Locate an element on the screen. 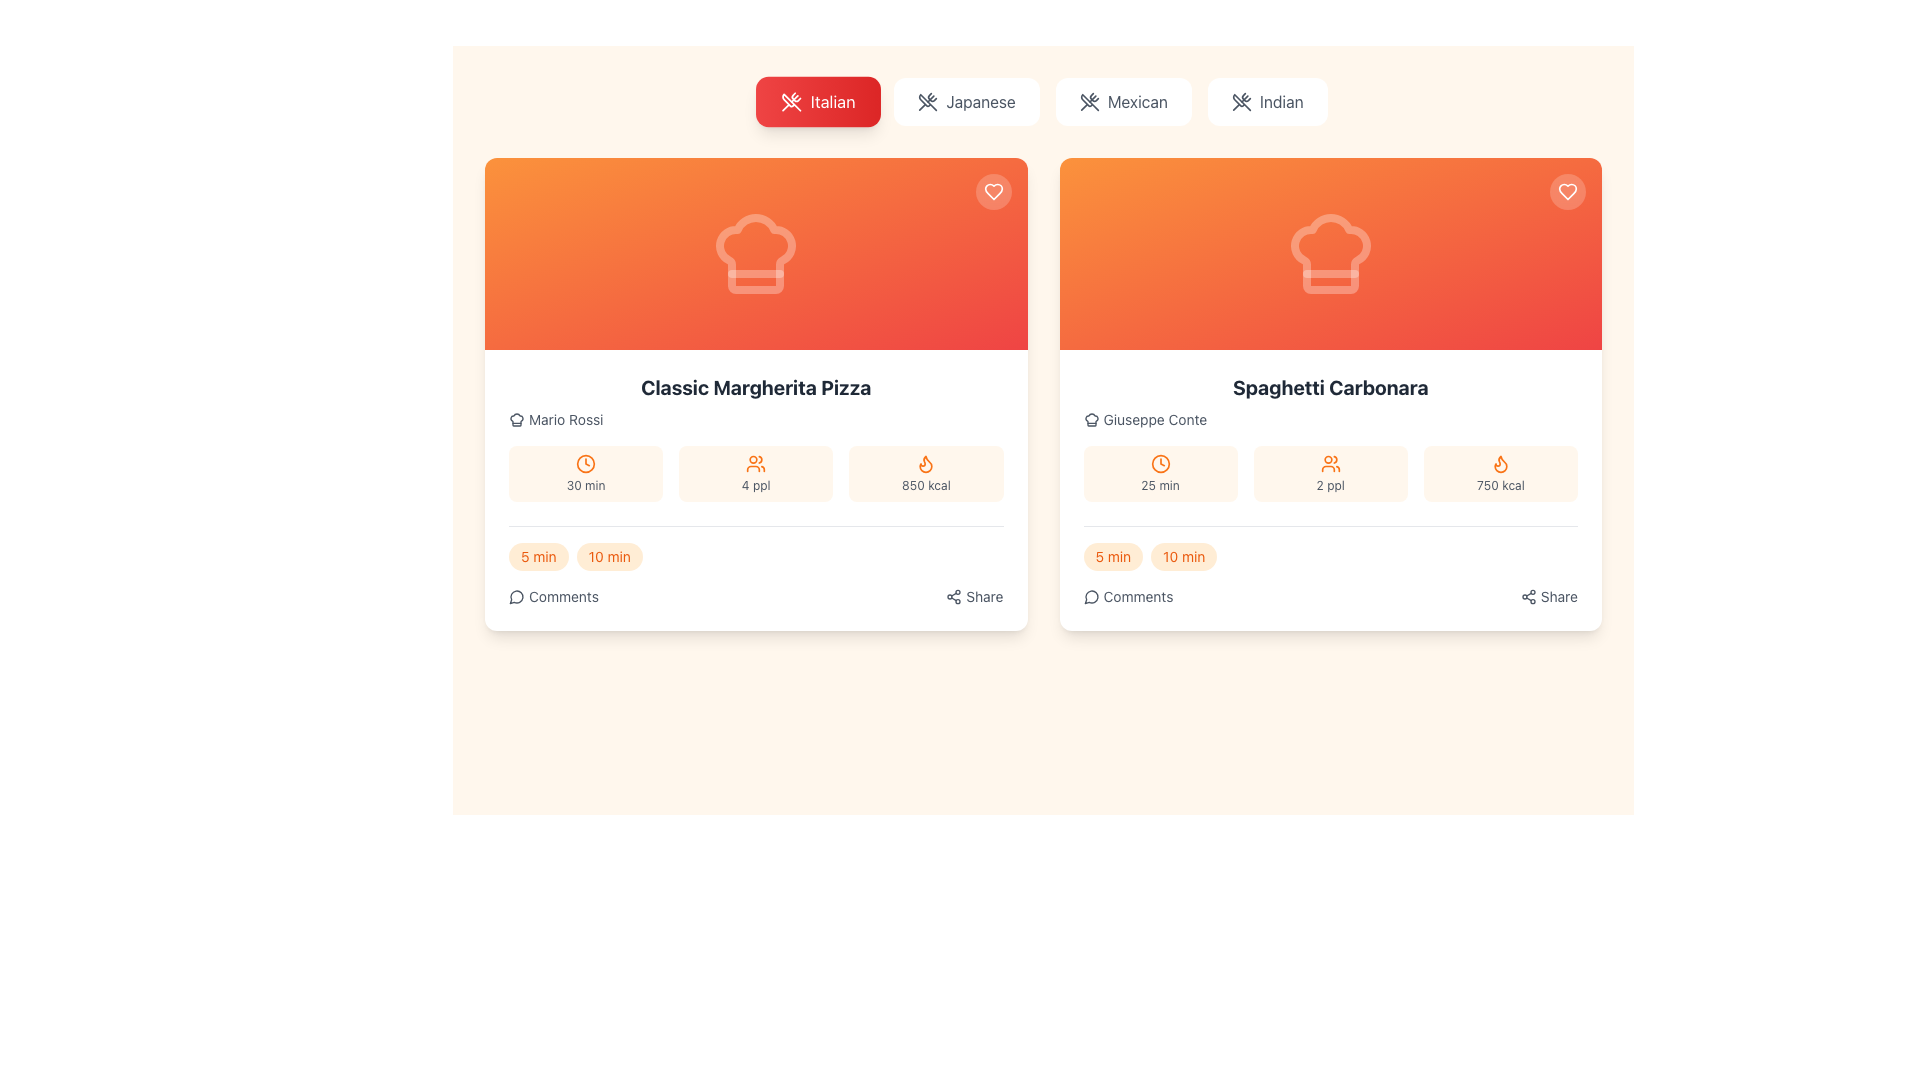 The height and width of the screenshot is (1080, 1920). displayed time information from the Text with icon indicator that features an orange circular clock icon and the text '25 min' below it is located at coordinates (1160, 474).